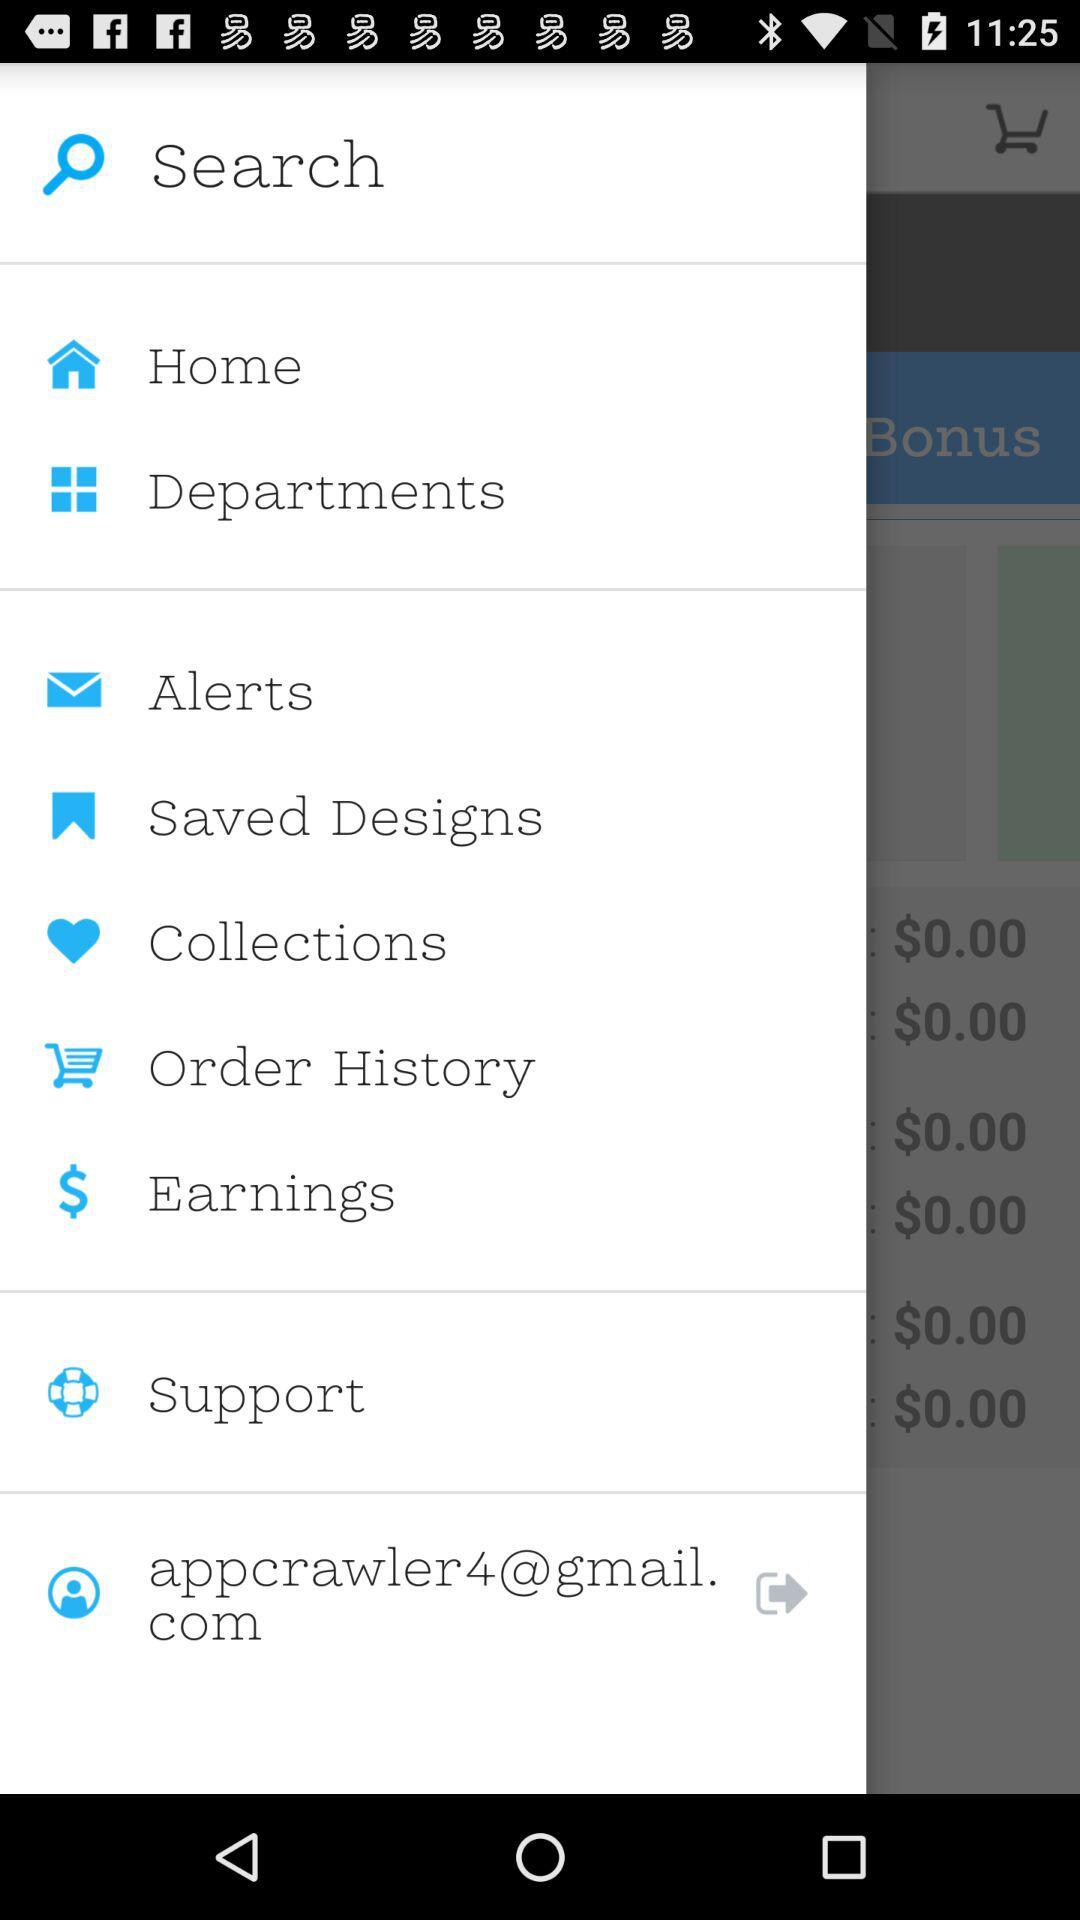  Describe the element at coordinates (1017, 136) in the screenshot. I see `the cart icon` at that location.